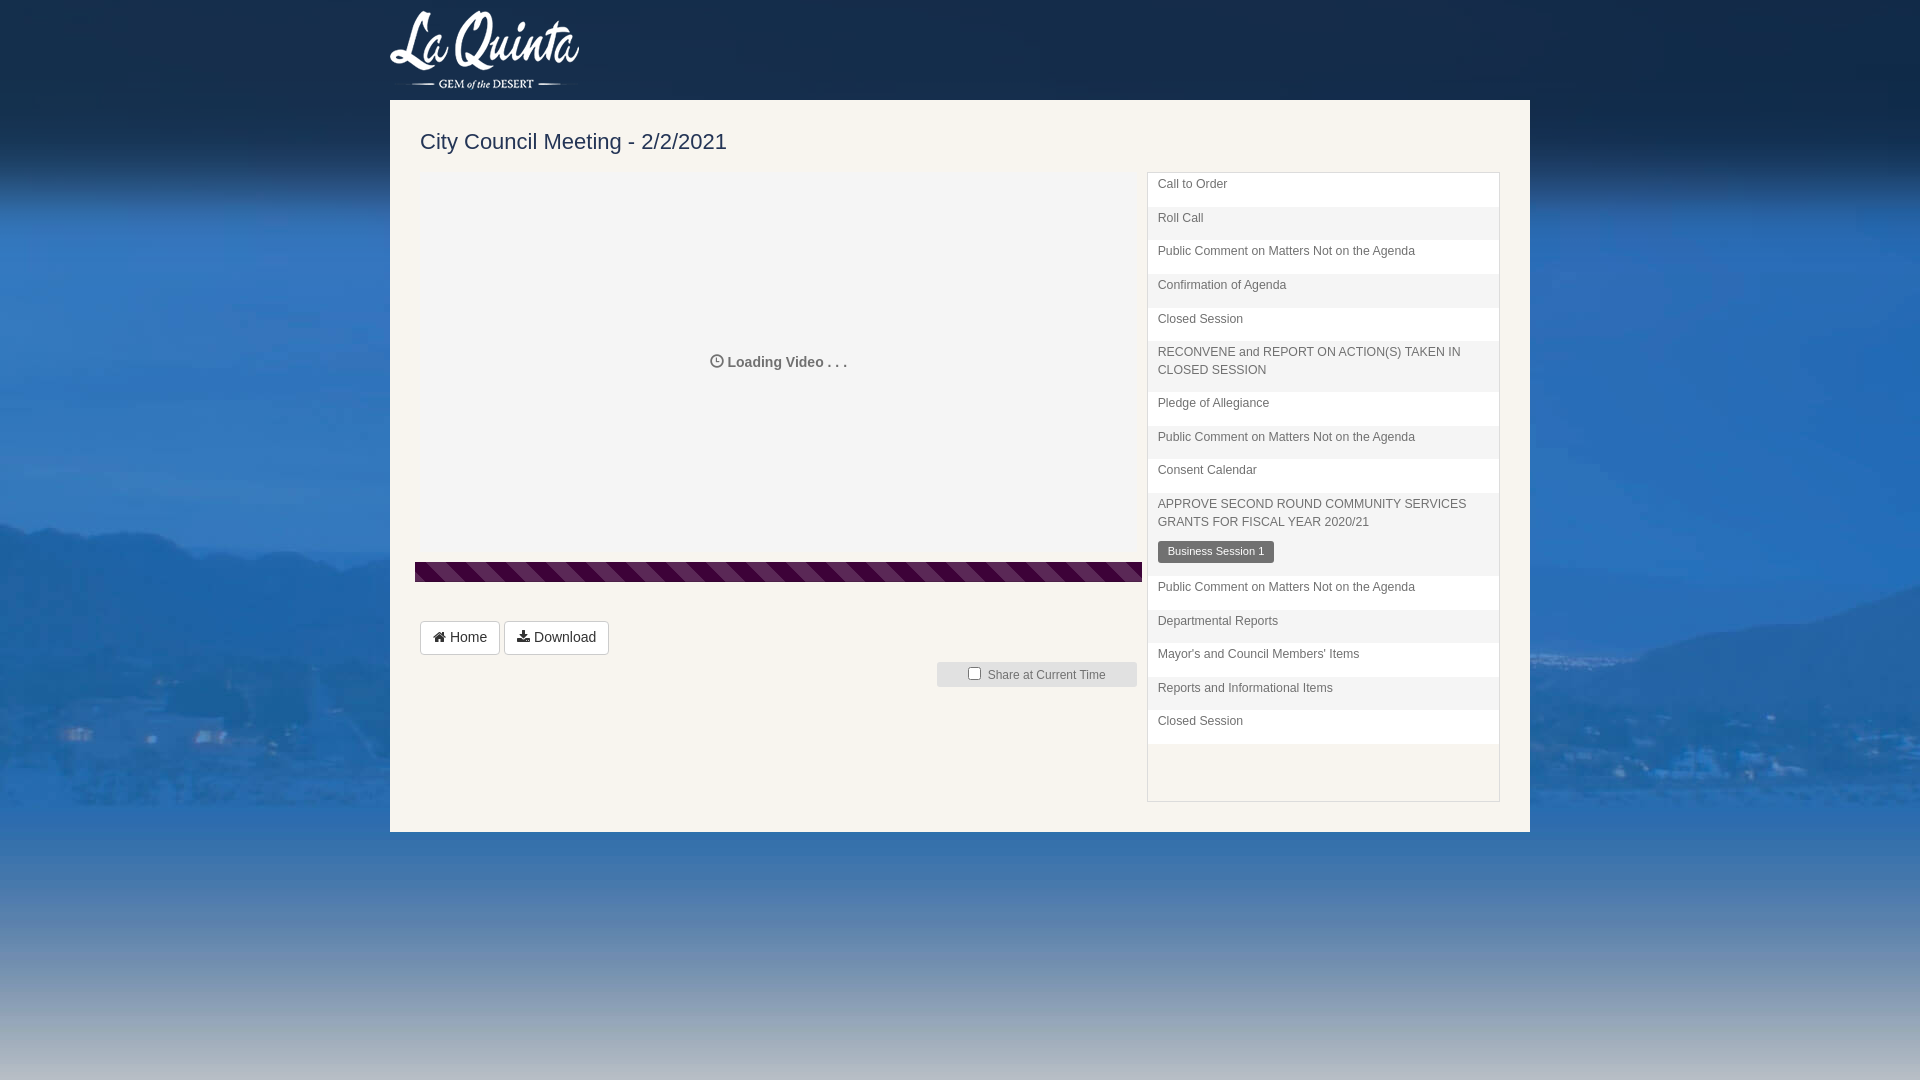  Describe the element at coordinates (389, 49) in the screenshot. I see `'City of La Quinta Meeting Video Archive'` at that location.